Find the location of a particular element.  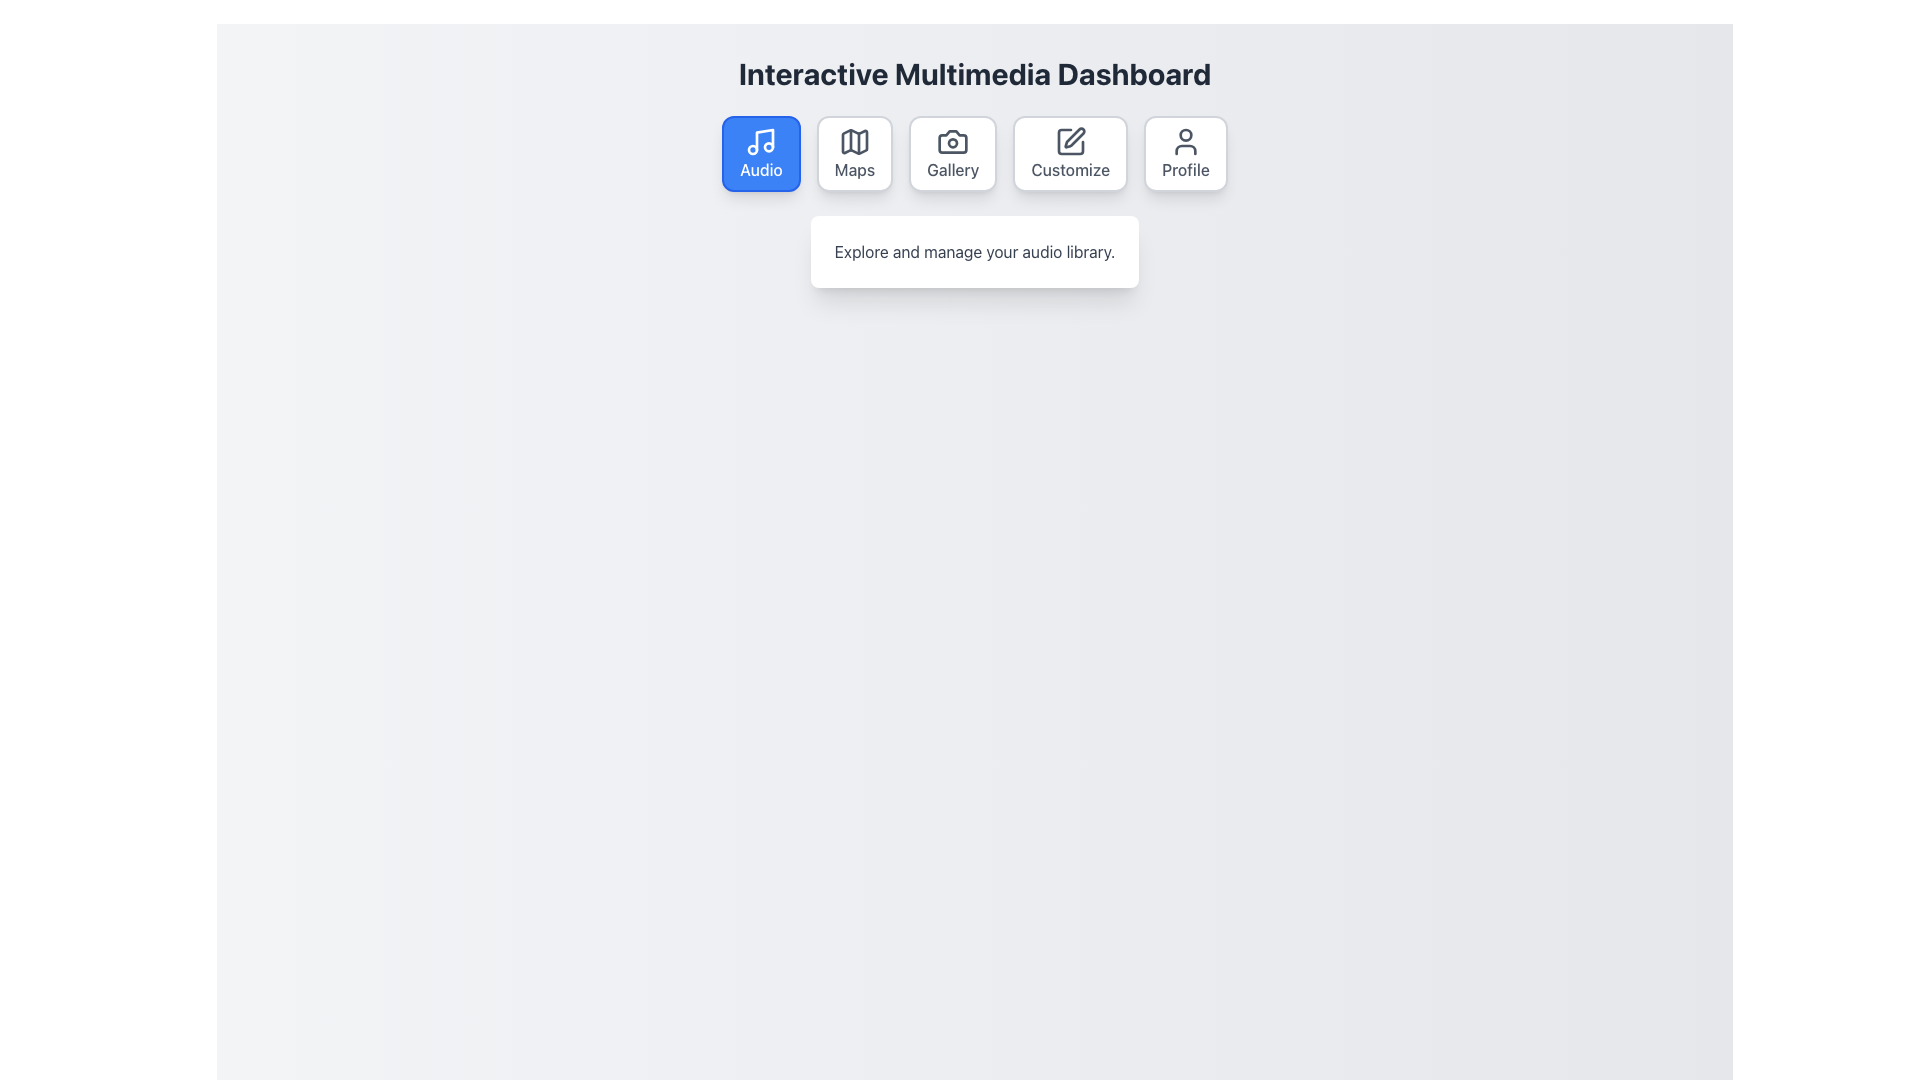

the drawing or editing tool icon located in the 'Customize' section, positioned second to last among the top center icons is located at coordinates (1073, 137).